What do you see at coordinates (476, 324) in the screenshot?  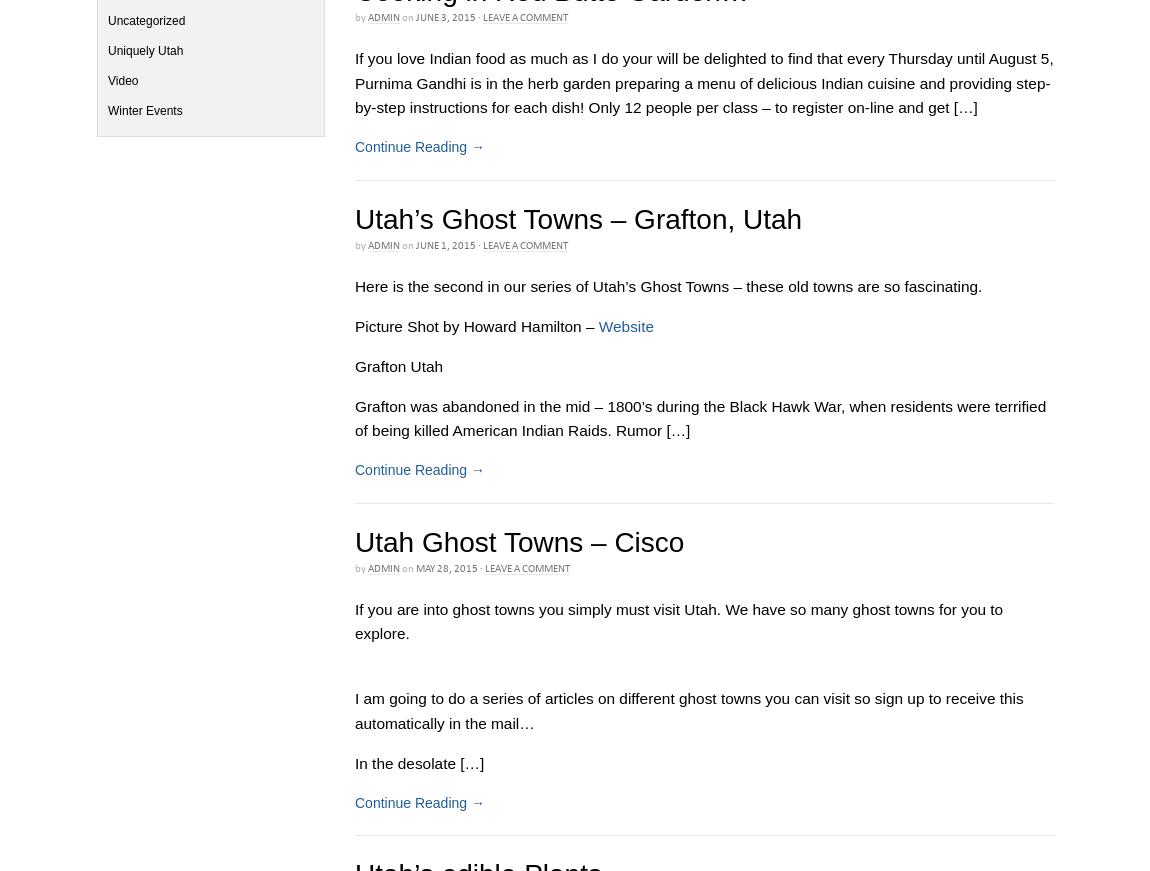 I see `'Picture Shot by Howard Hamilton –'` at bounding box center [476, 324].